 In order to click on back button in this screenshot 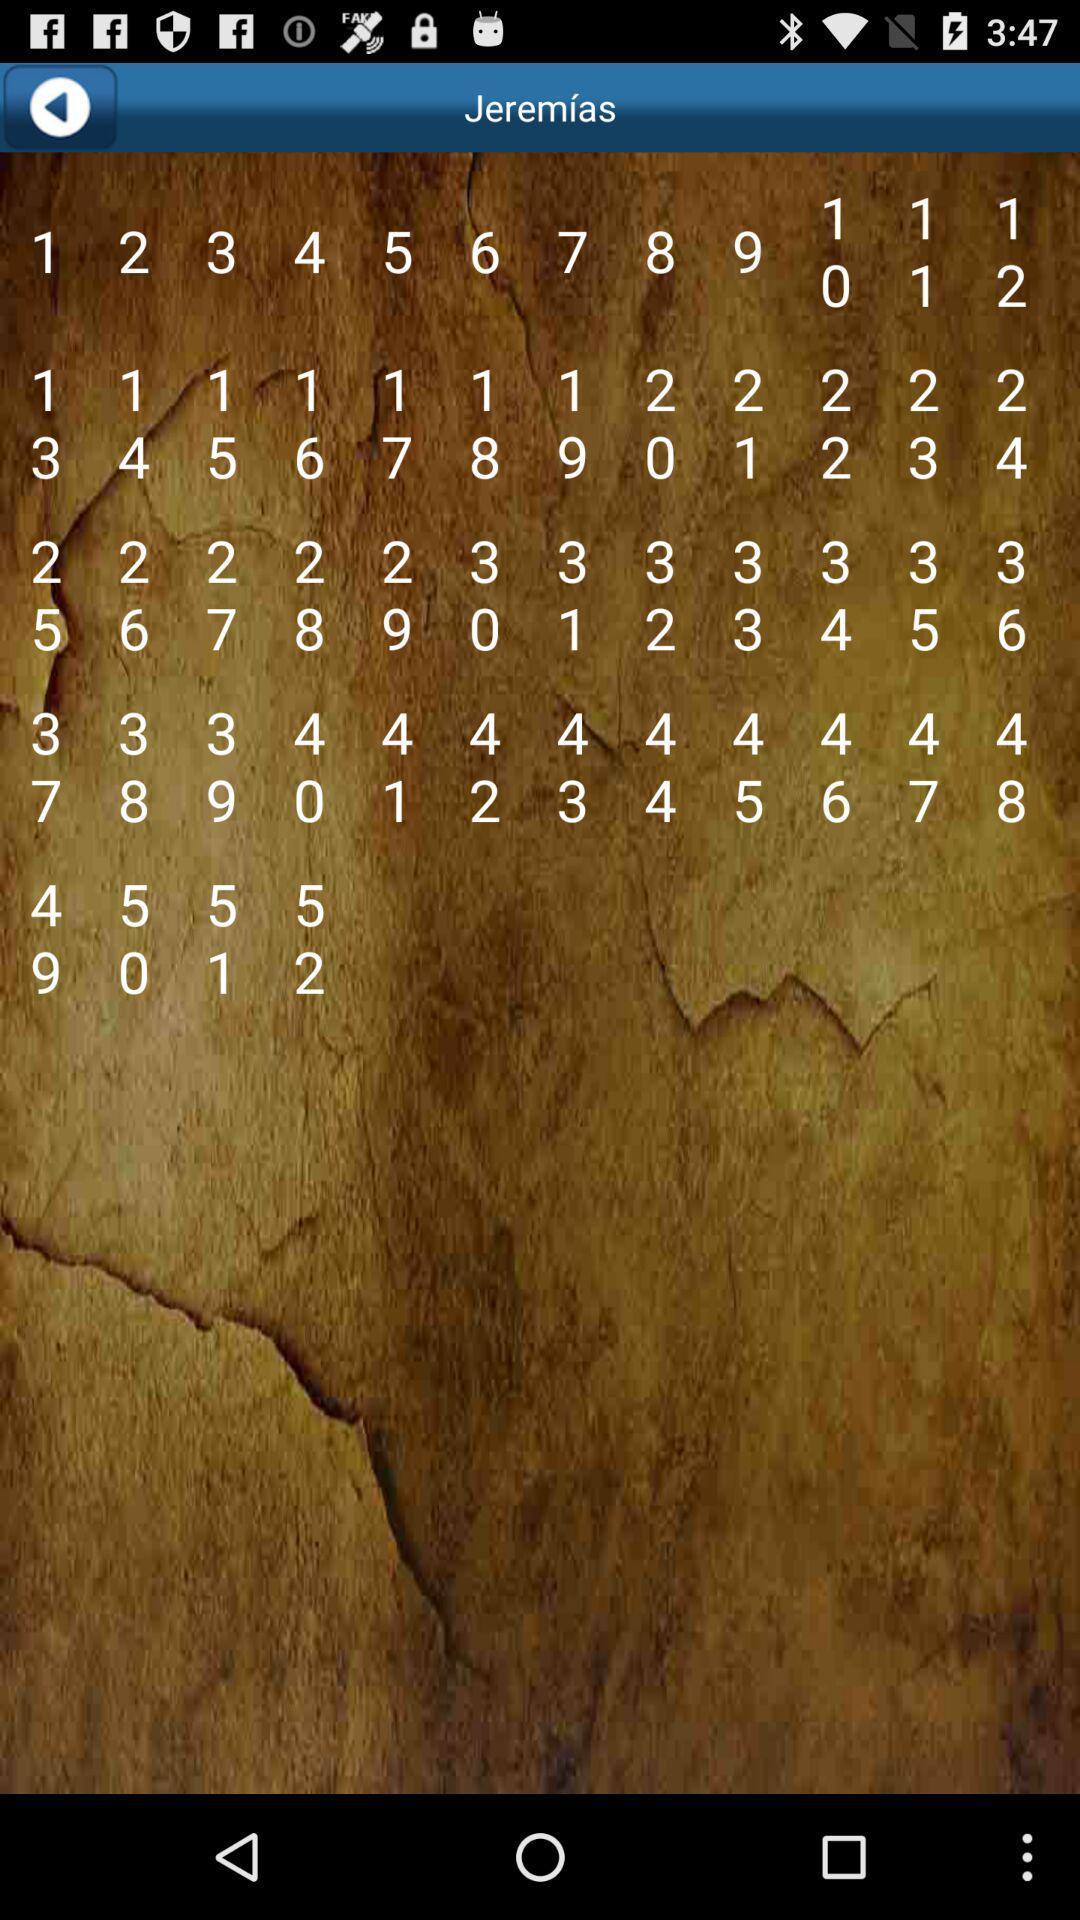, I will do `click(58, 106)`.